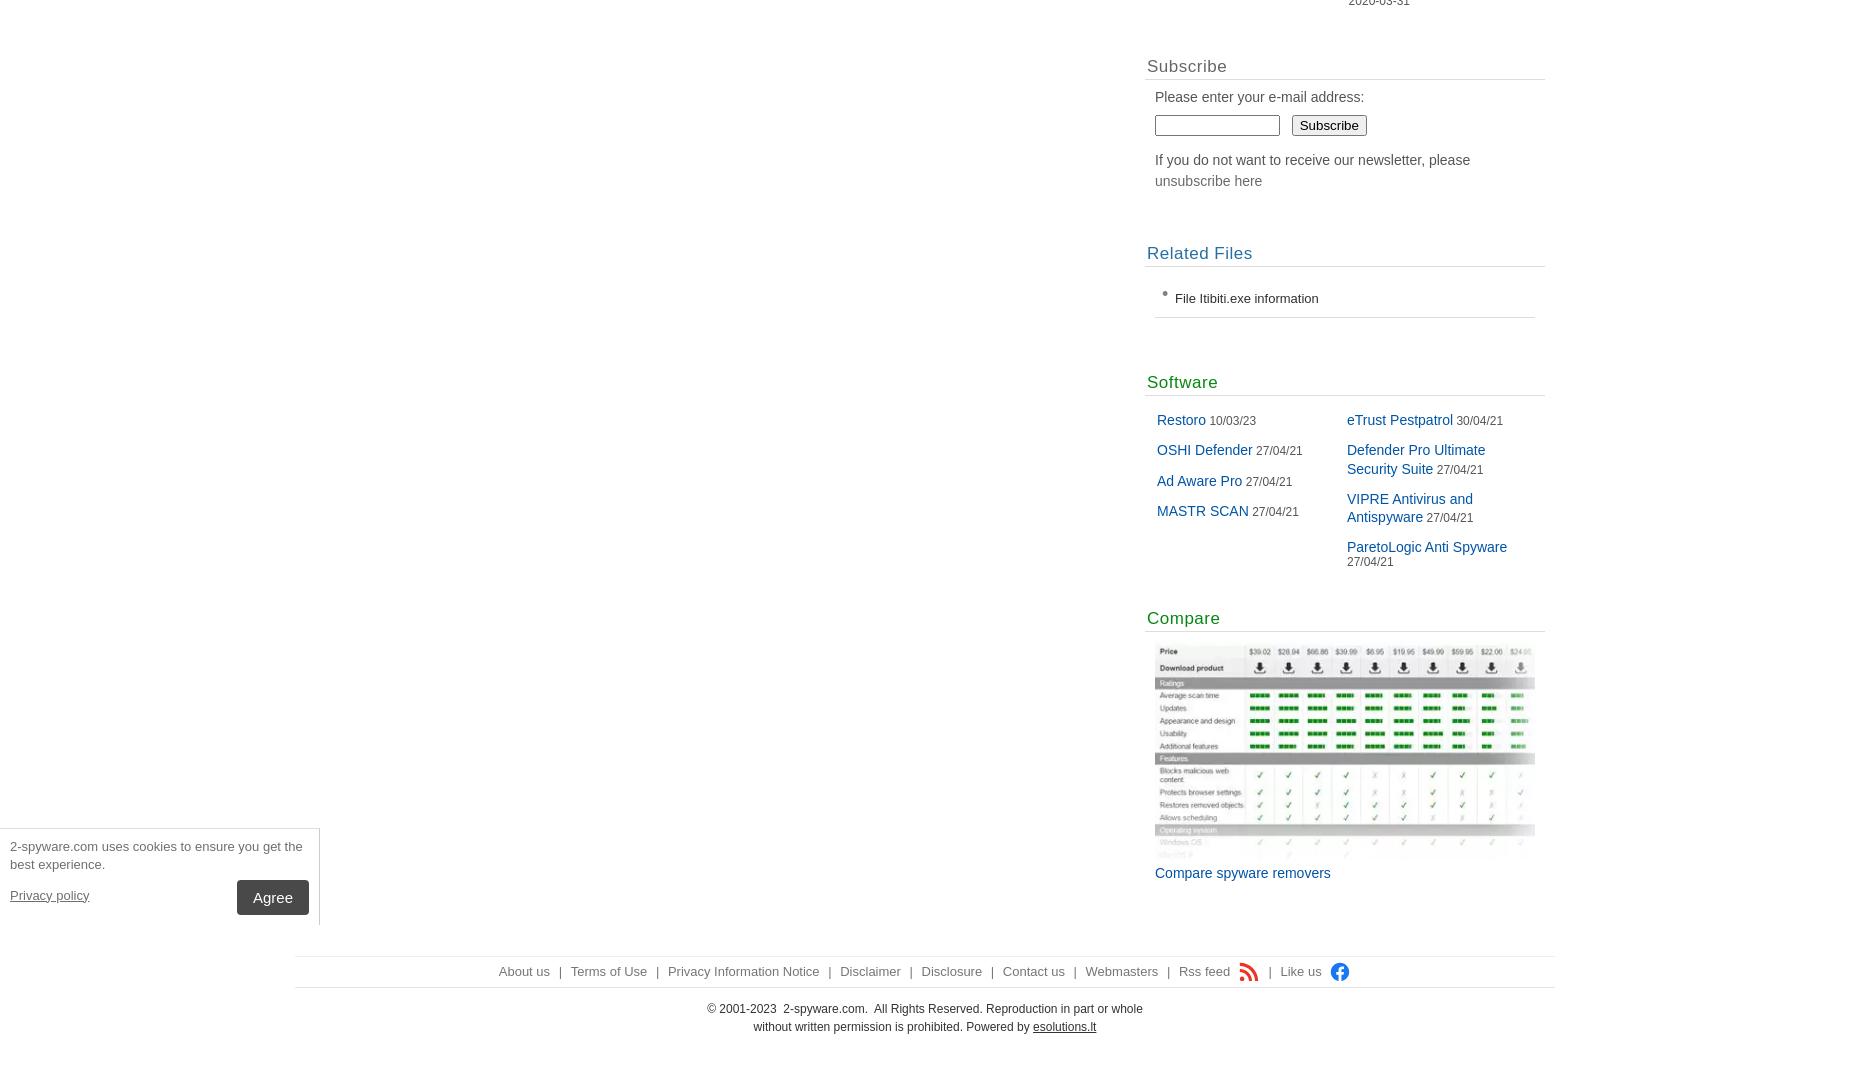 This screenshot has width=1850, height=1075. What do you see at coordinates (569, 970) in the screenshot?
I see `'Terms of Use'` at bounding box center [569, 970].